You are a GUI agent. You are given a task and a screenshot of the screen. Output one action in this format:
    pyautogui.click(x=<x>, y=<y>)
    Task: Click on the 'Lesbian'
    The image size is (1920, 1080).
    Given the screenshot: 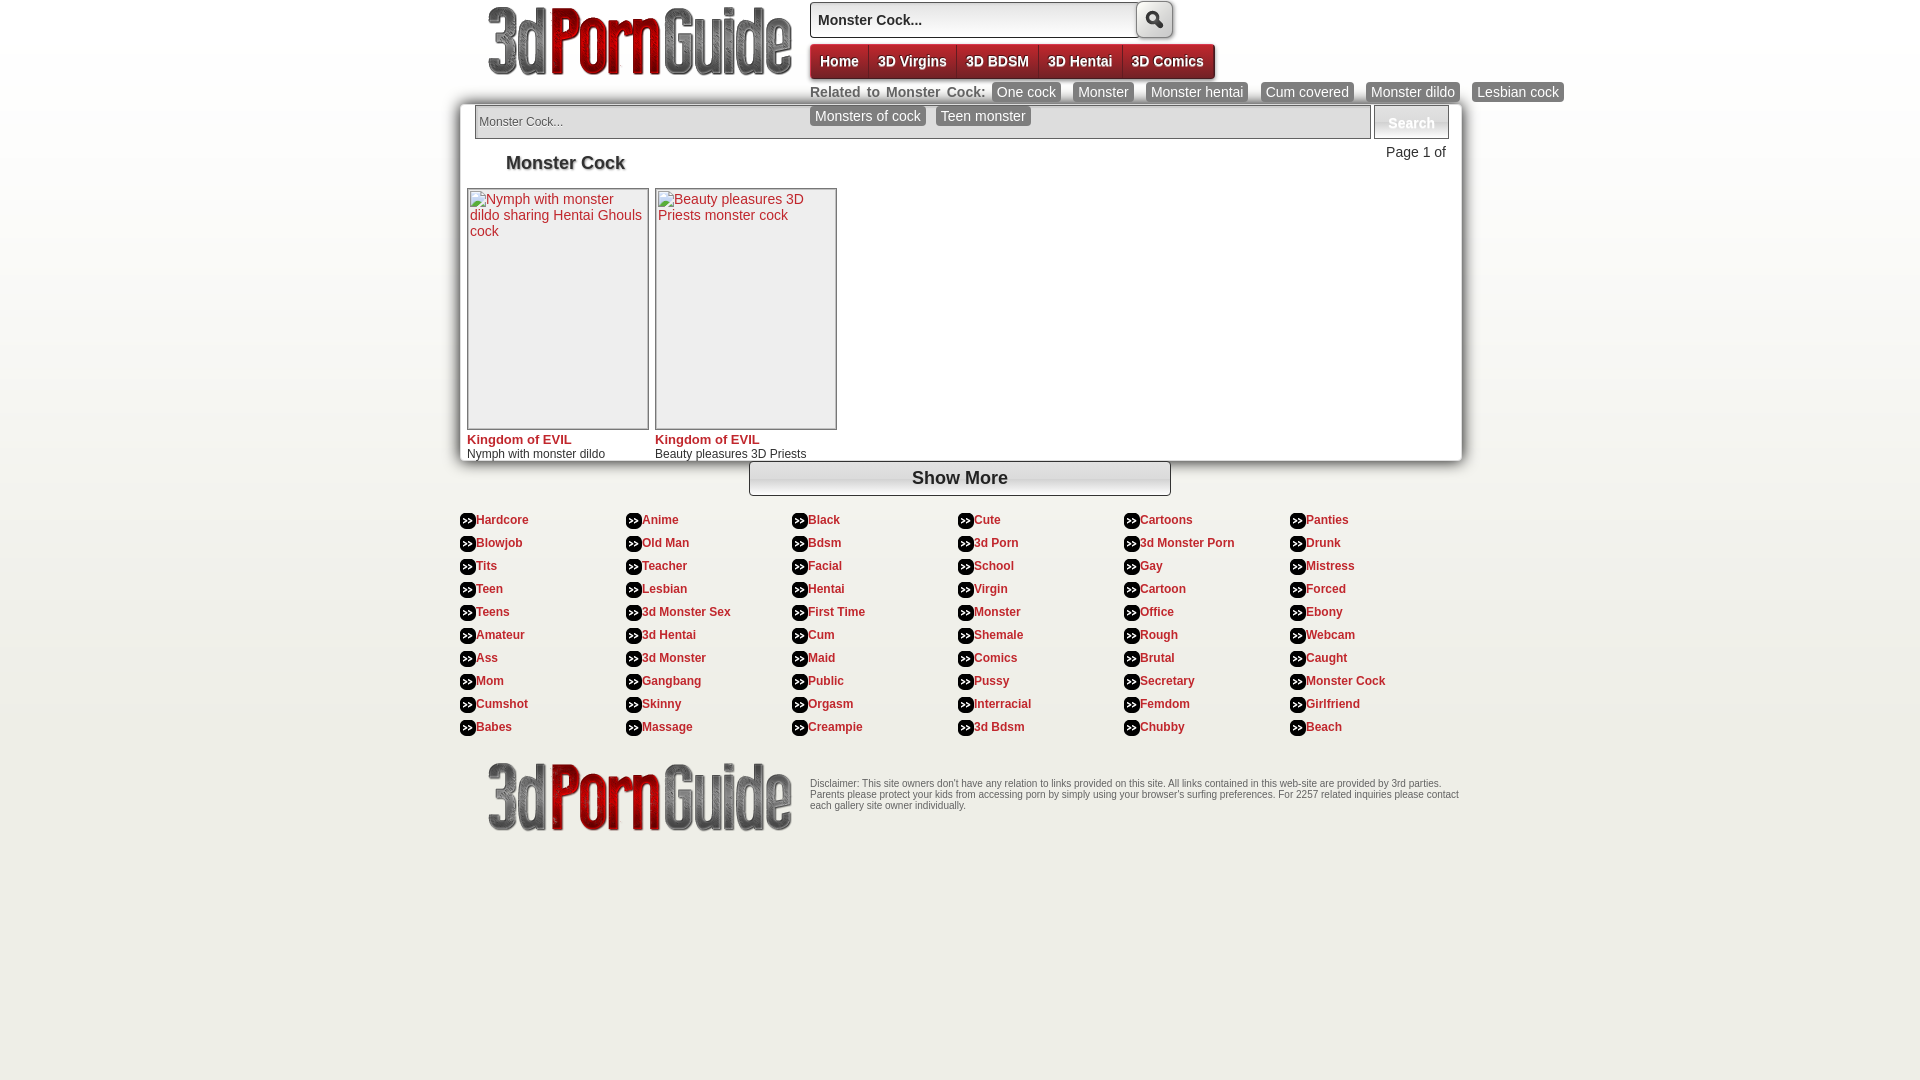 What is the action you would take?
    pyautogui.click(x=664, y=588)
    